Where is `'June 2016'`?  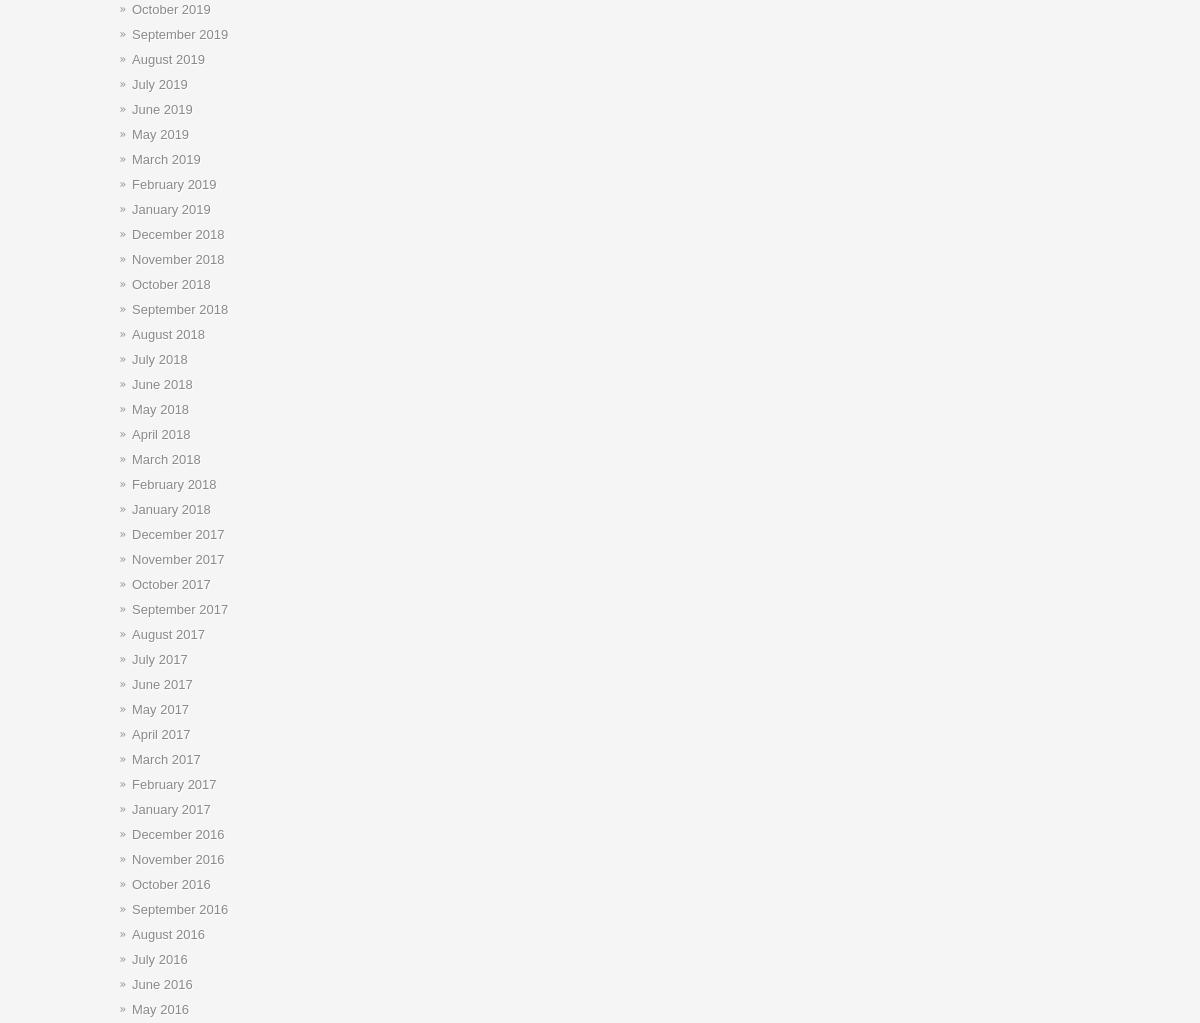
'June 2016' is located at coordinates (161, 984).